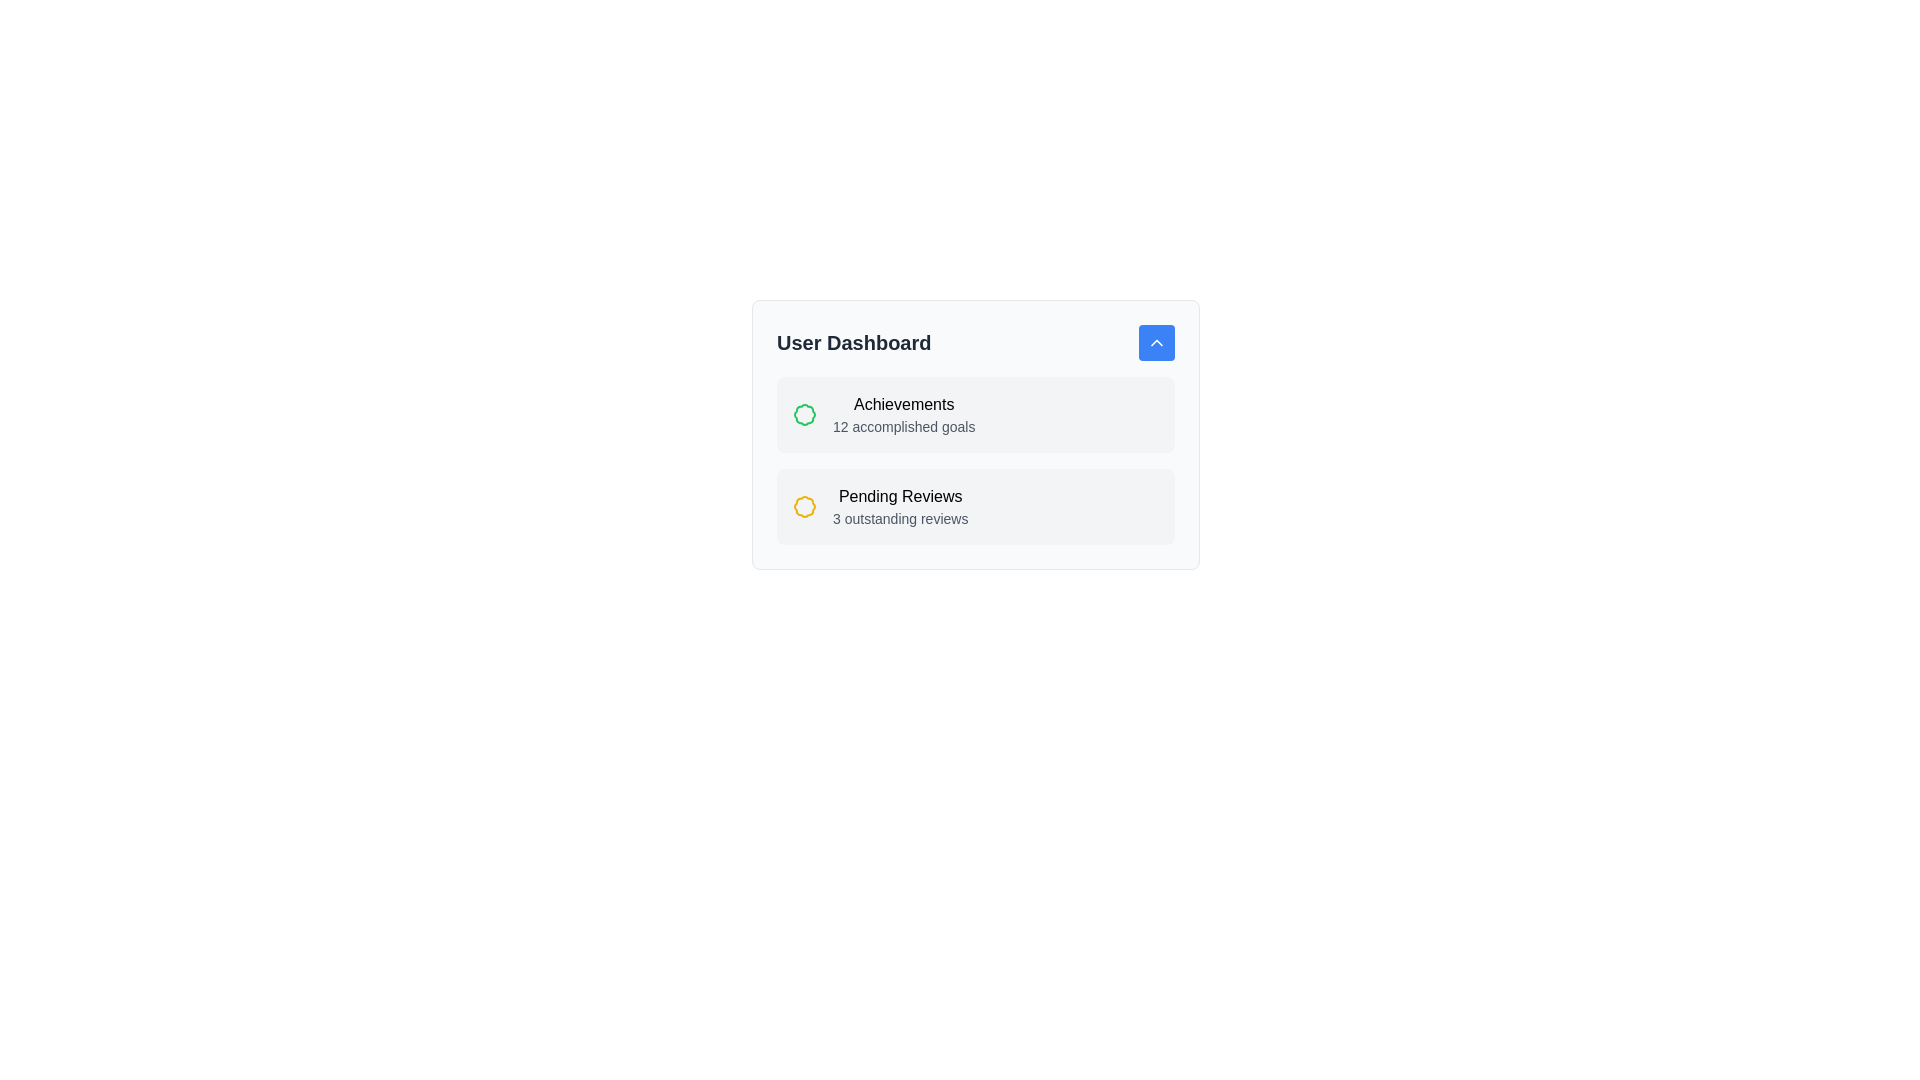  I want to click on the abstract badge icon with a green outline located to the left of the text 'Achievements' in the dashboard layout, so click(805, 414).